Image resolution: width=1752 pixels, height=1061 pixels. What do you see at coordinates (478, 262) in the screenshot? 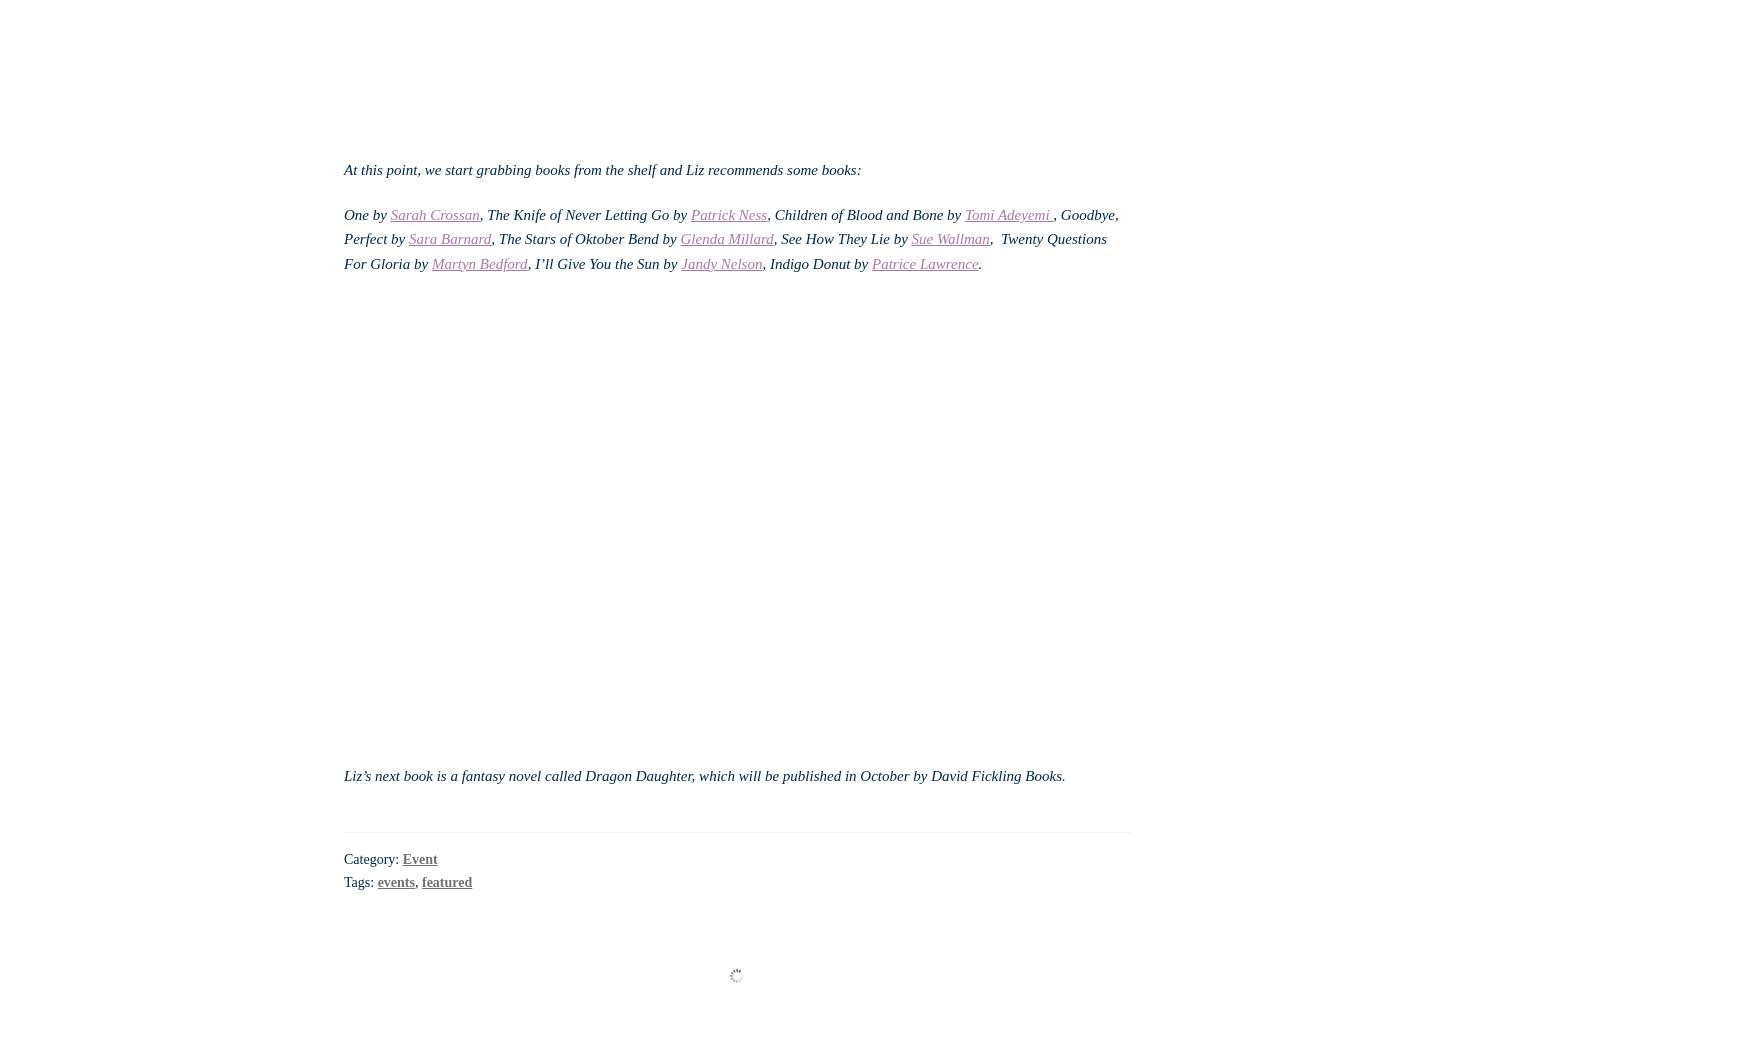
I see `'Martyn Bedford'` at bounding box center [478, 262].